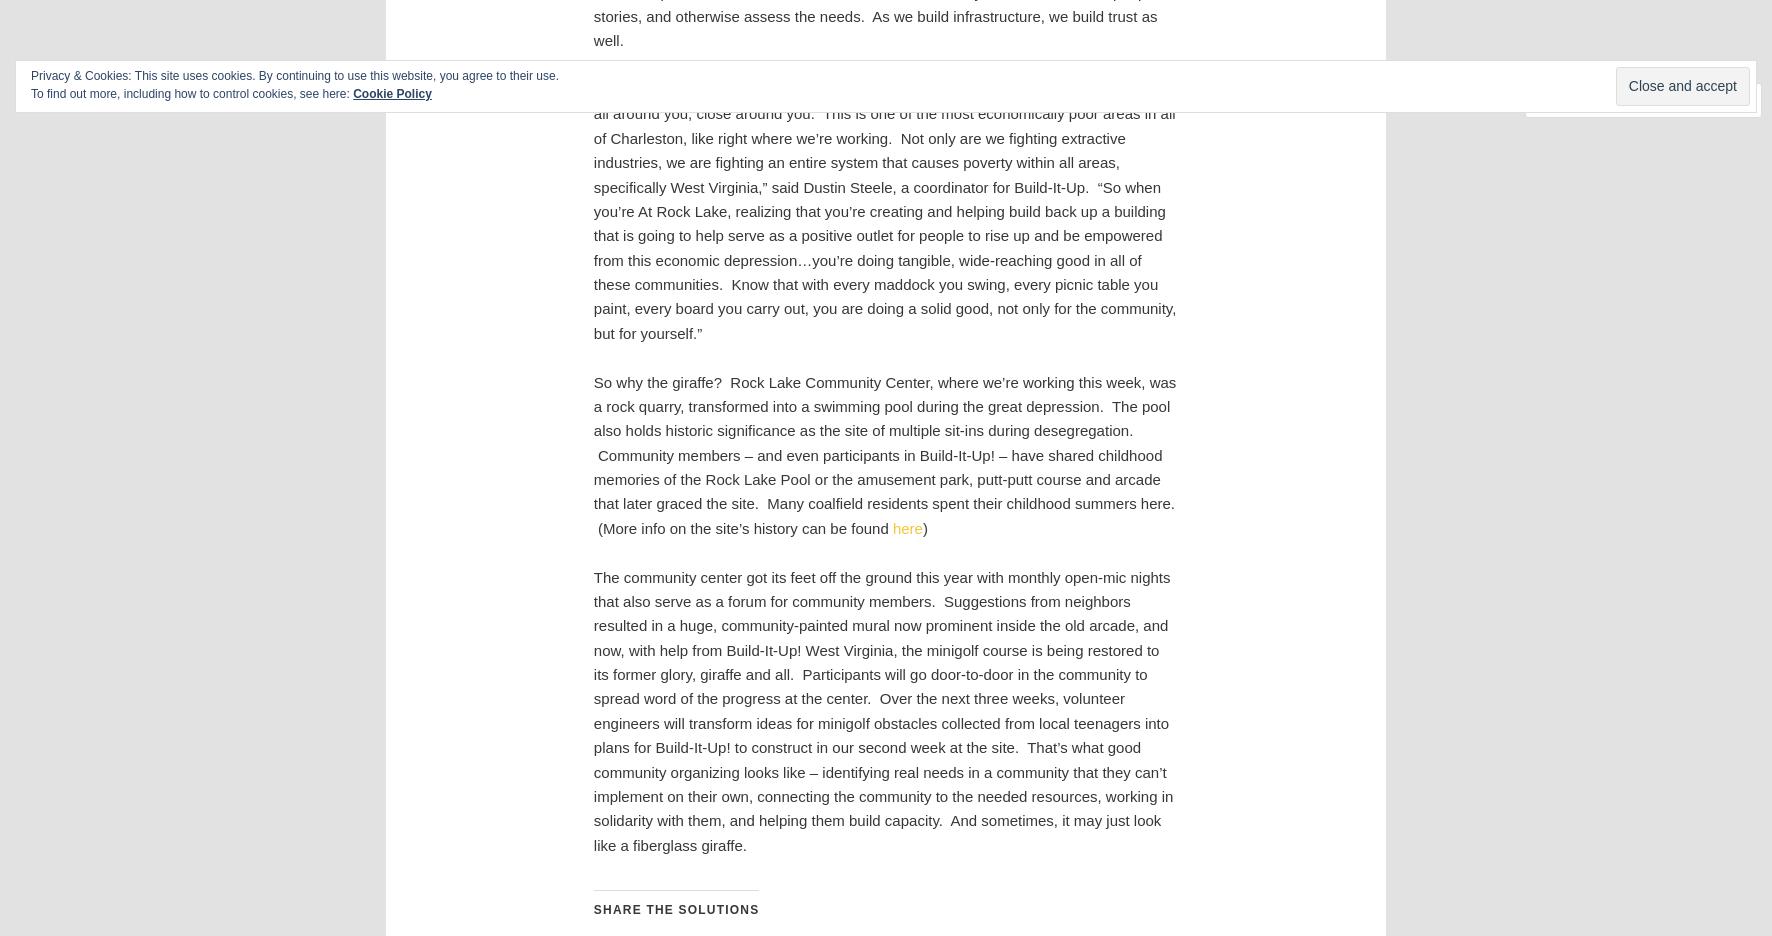 This screenshot has height=936, width=1772. Describe the element at coordinates (884, 454) in the screenshot. I see `'So why the giraffe?  Rock Lake Community Center, where we’re working this week, was a rock quarry, transformed into a swimming pool during the great depression.  The pool also holds historic significance as the site of multiple sit-ins during desegregation.  Community members – and even participants in Build-It-Up! – have shared childhood memories of the Rock Lake Pool or the amusement park, putt-putt course and arcade that later graced the site.  Many coalfield residents spent their childhood summers here.  (More info on the site’s history can be found'` at that location.